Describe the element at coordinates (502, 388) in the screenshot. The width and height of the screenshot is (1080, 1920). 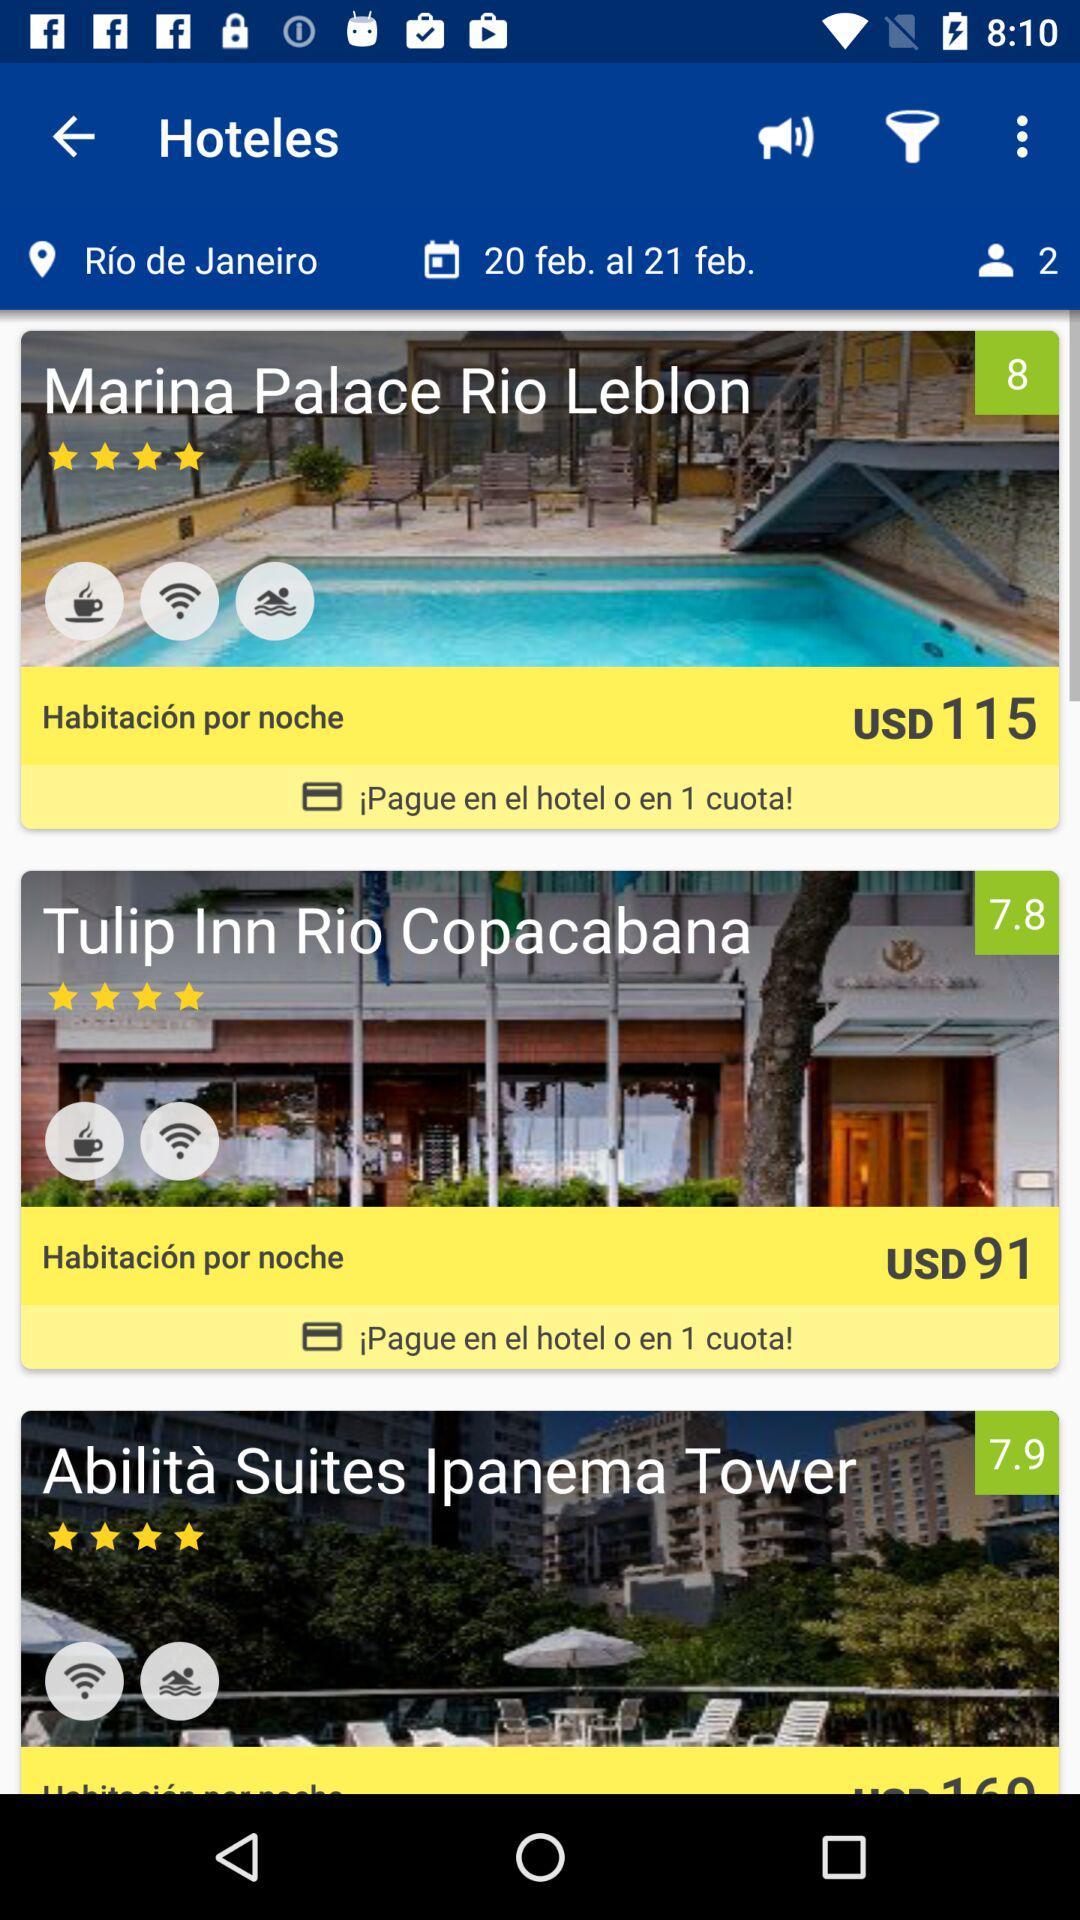
I see `icon next to the 8 item` at that location.